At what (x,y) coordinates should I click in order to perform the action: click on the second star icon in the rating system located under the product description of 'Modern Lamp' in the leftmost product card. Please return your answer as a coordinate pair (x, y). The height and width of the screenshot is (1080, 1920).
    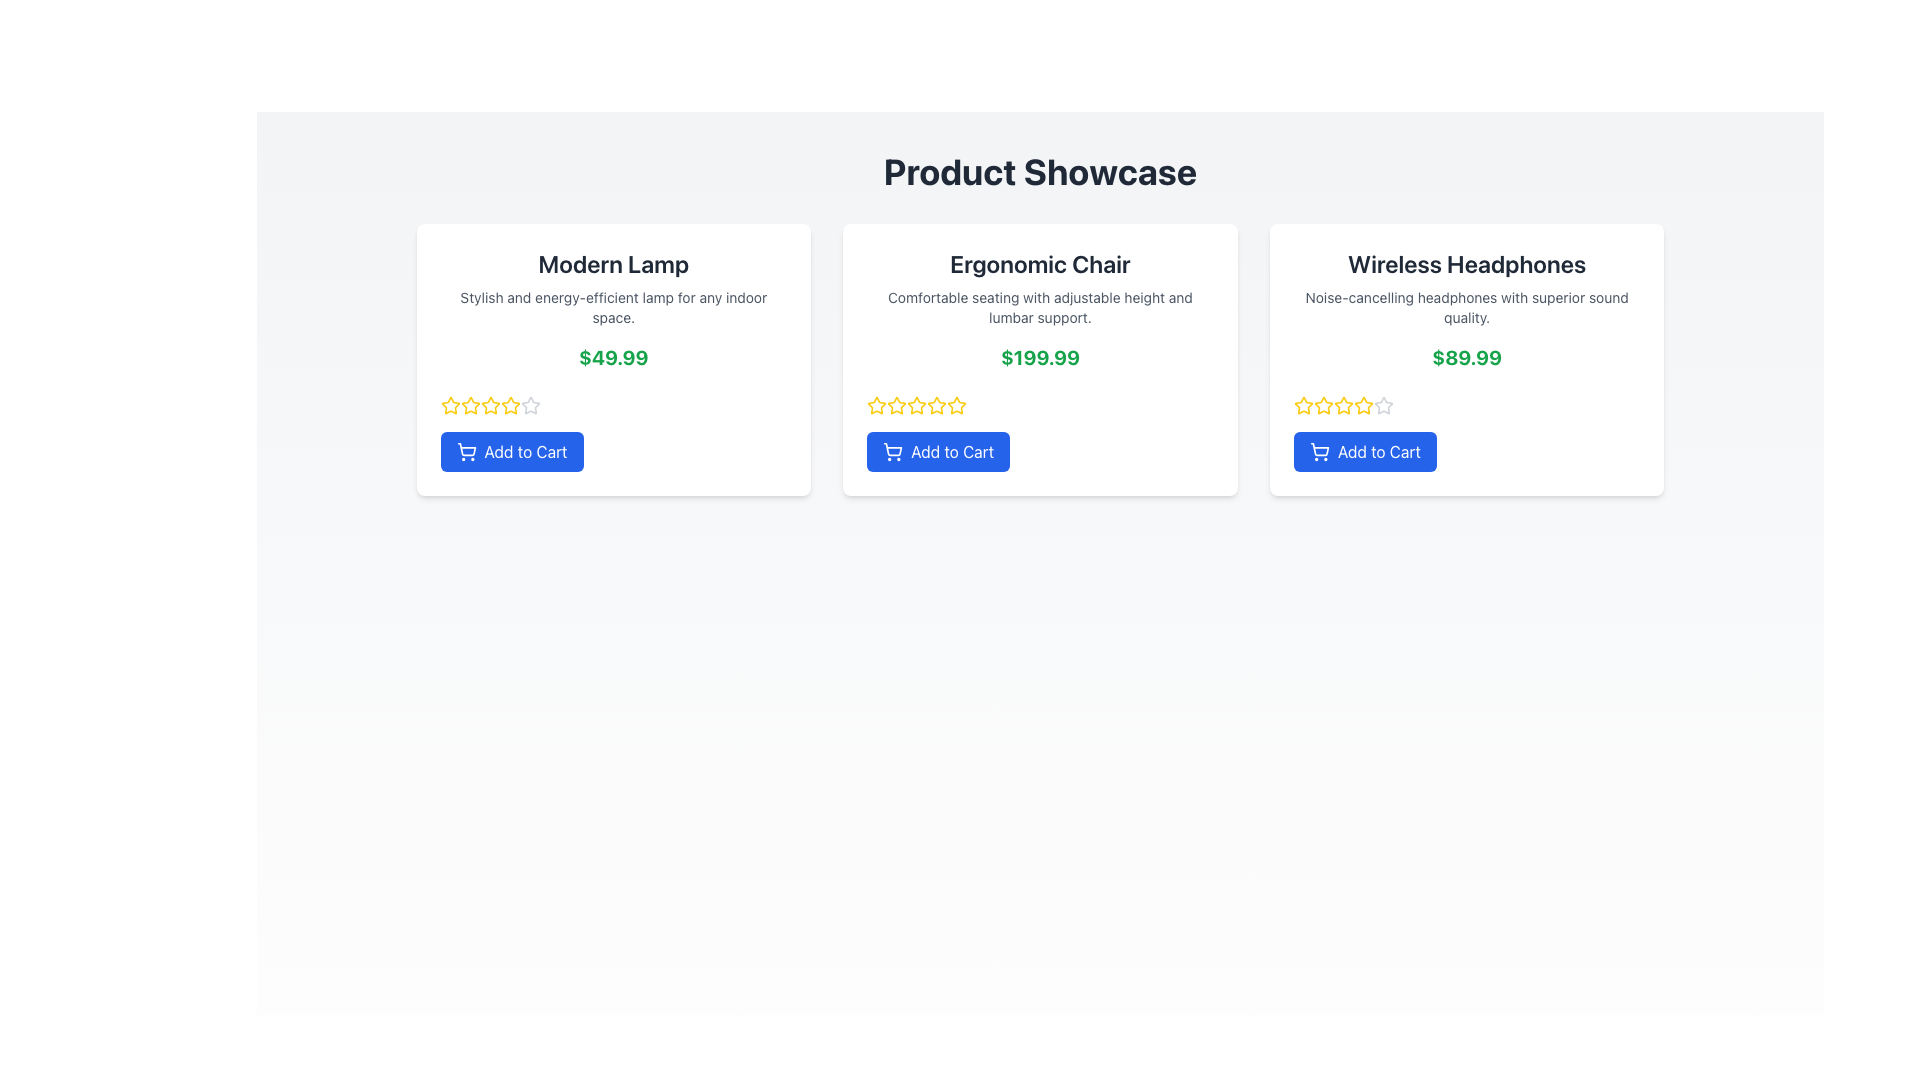
    Looking at the image, I should click on (449, 405).